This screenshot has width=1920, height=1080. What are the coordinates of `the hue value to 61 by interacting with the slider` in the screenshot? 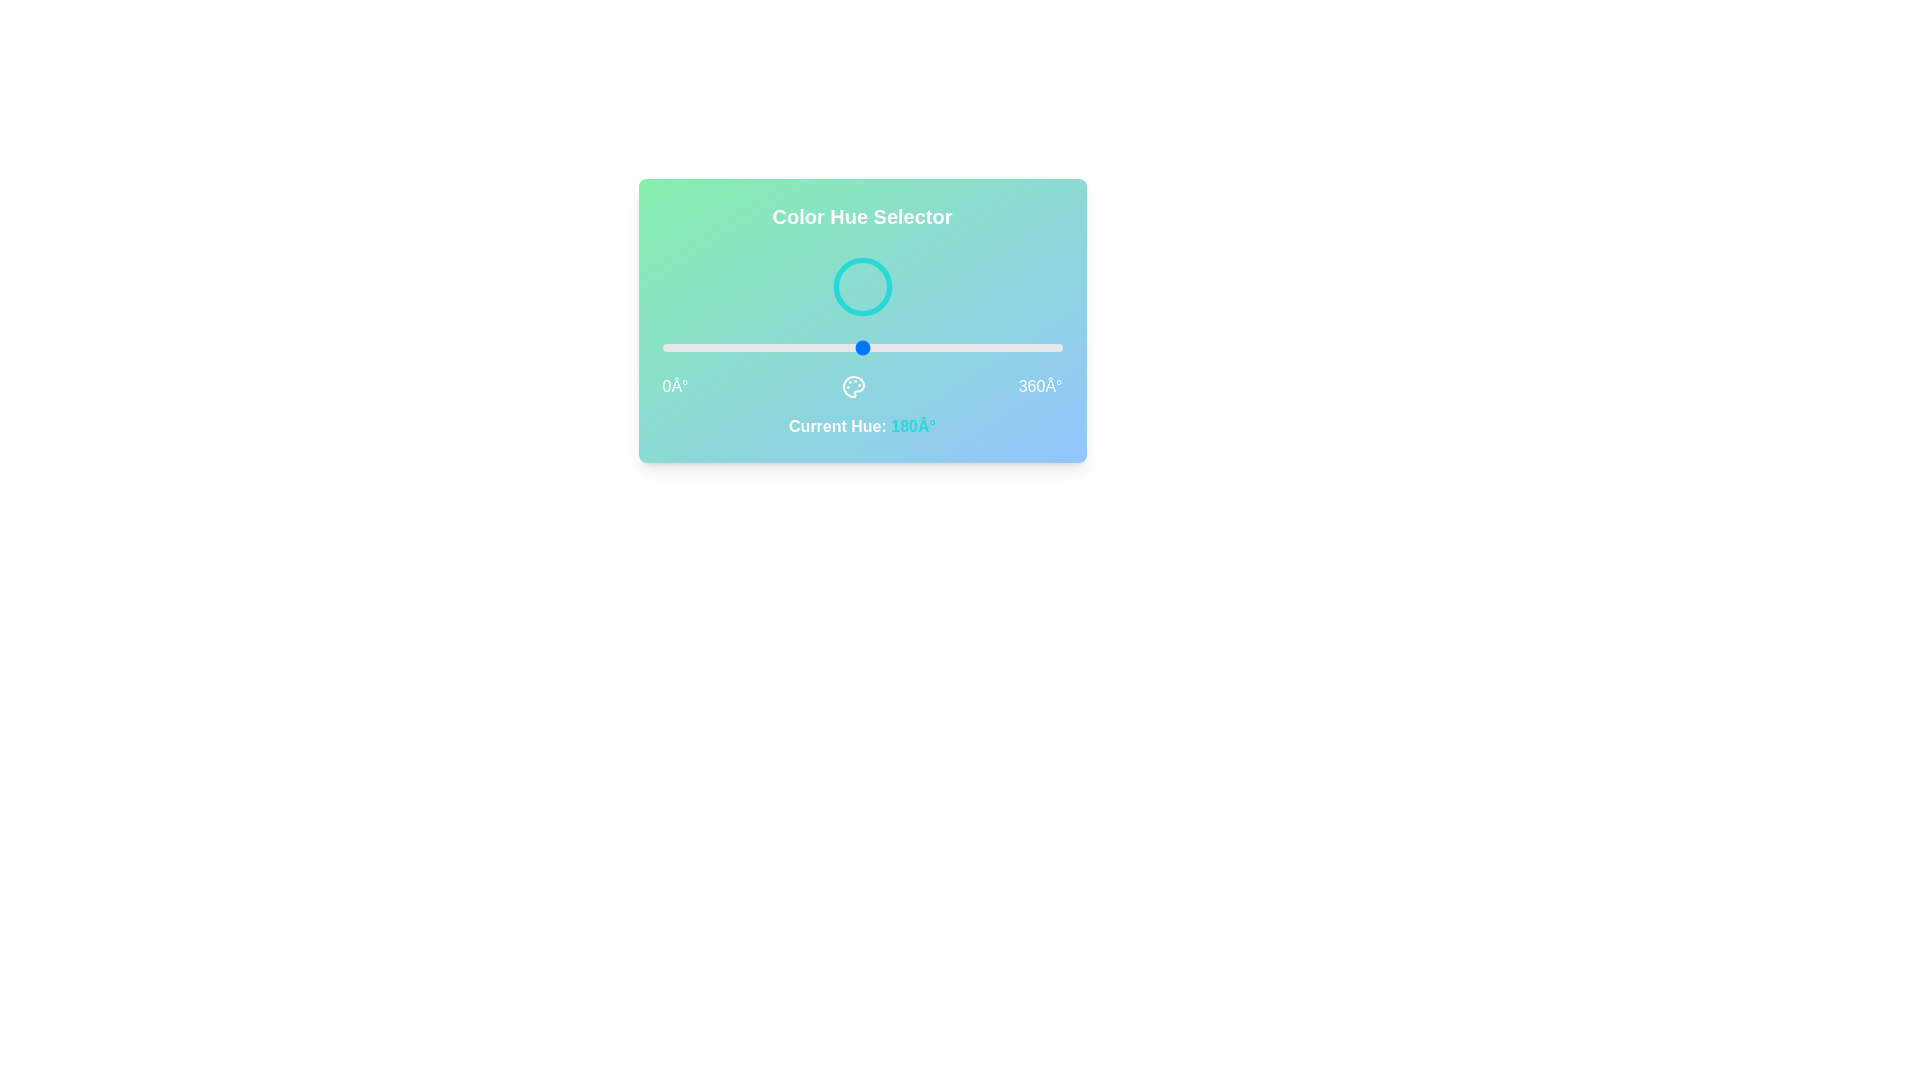 It's located at (729, 346).